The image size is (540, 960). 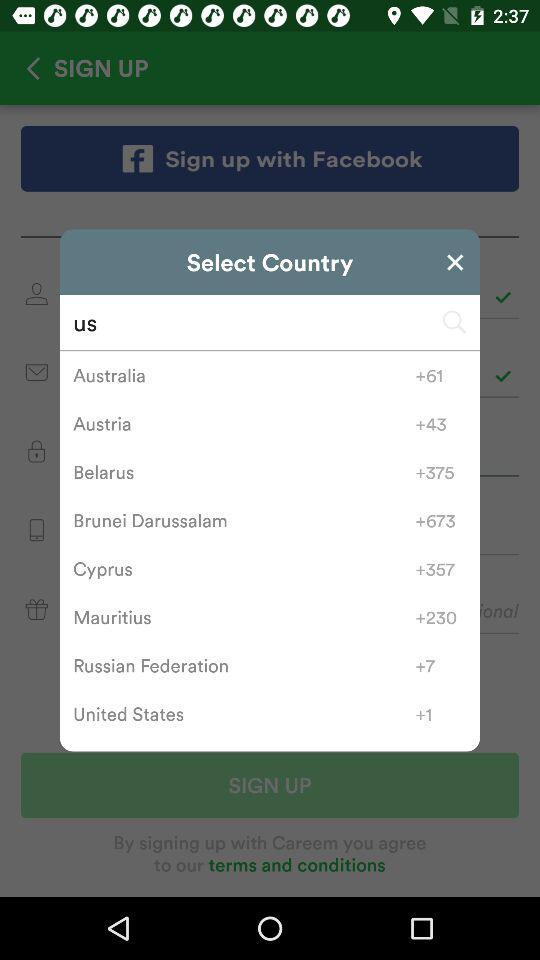 What do you see at coordinates (455, 261) in the screenshot?
I see `item at the top right corner` at bounding box center [455, 261].